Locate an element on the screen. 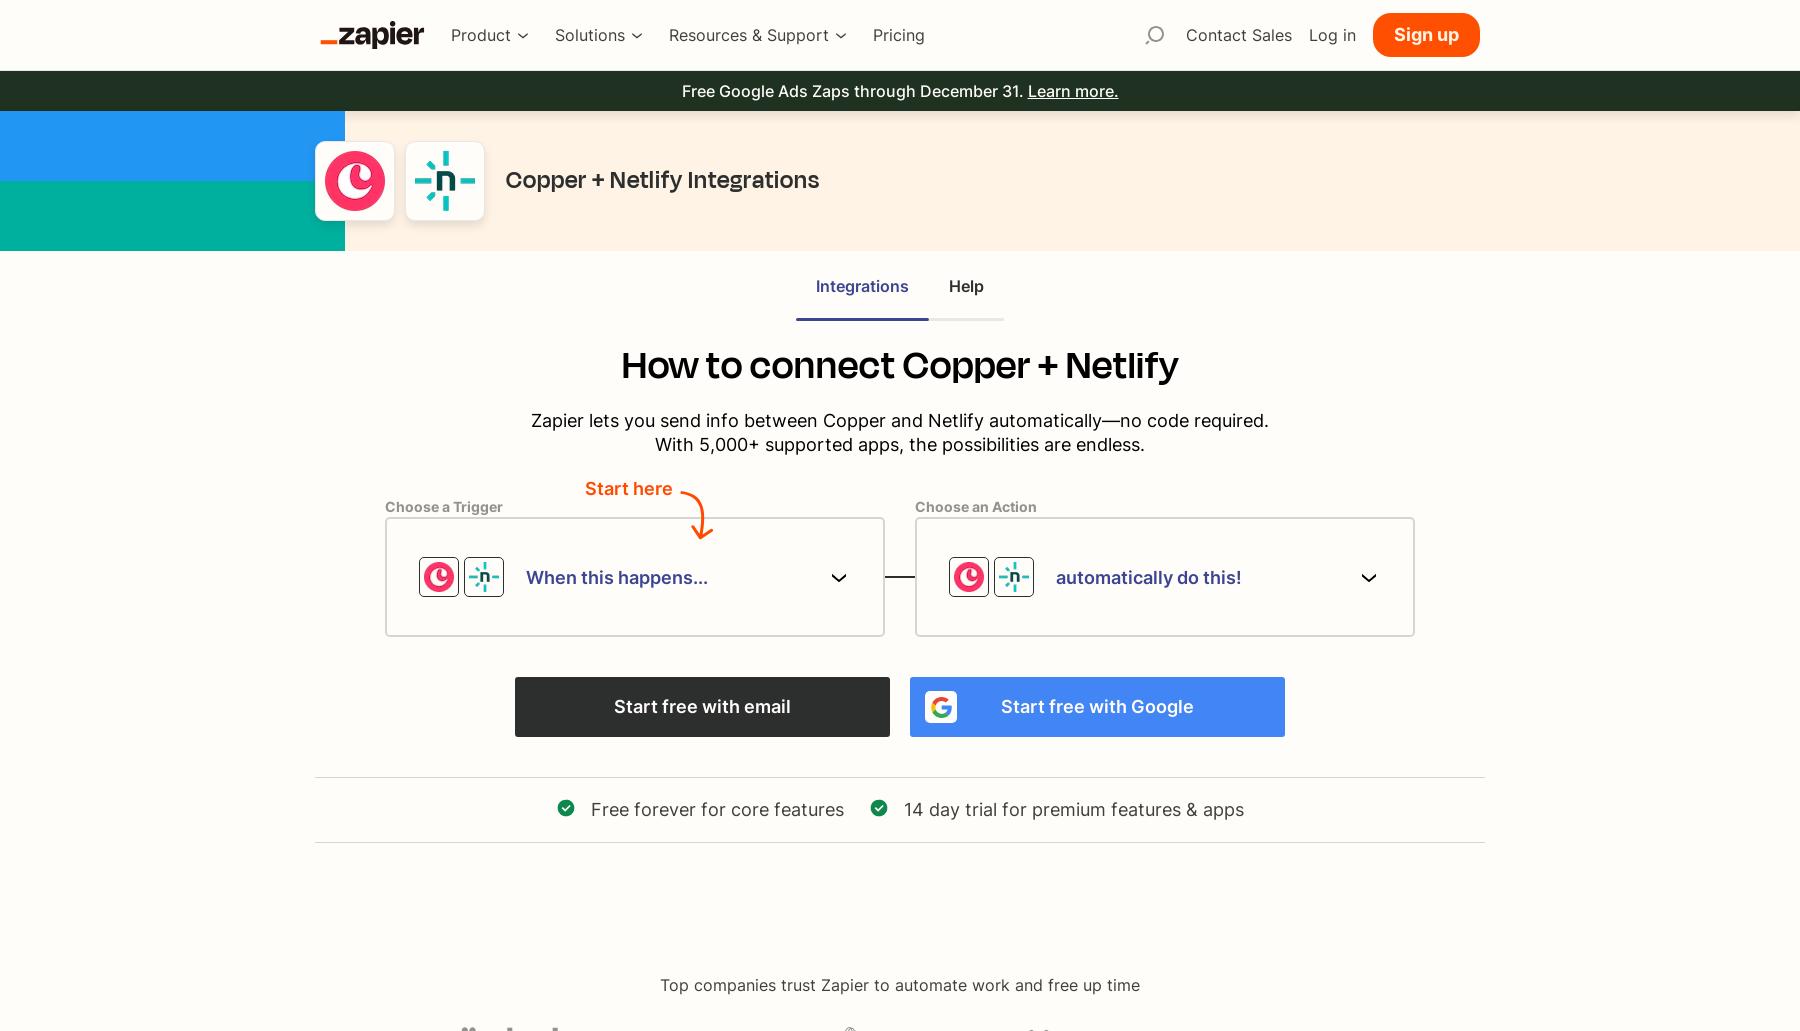 This screenshot has width=1800, height=1031. 'automatically do this!' is located at coordinates (1147, 575).